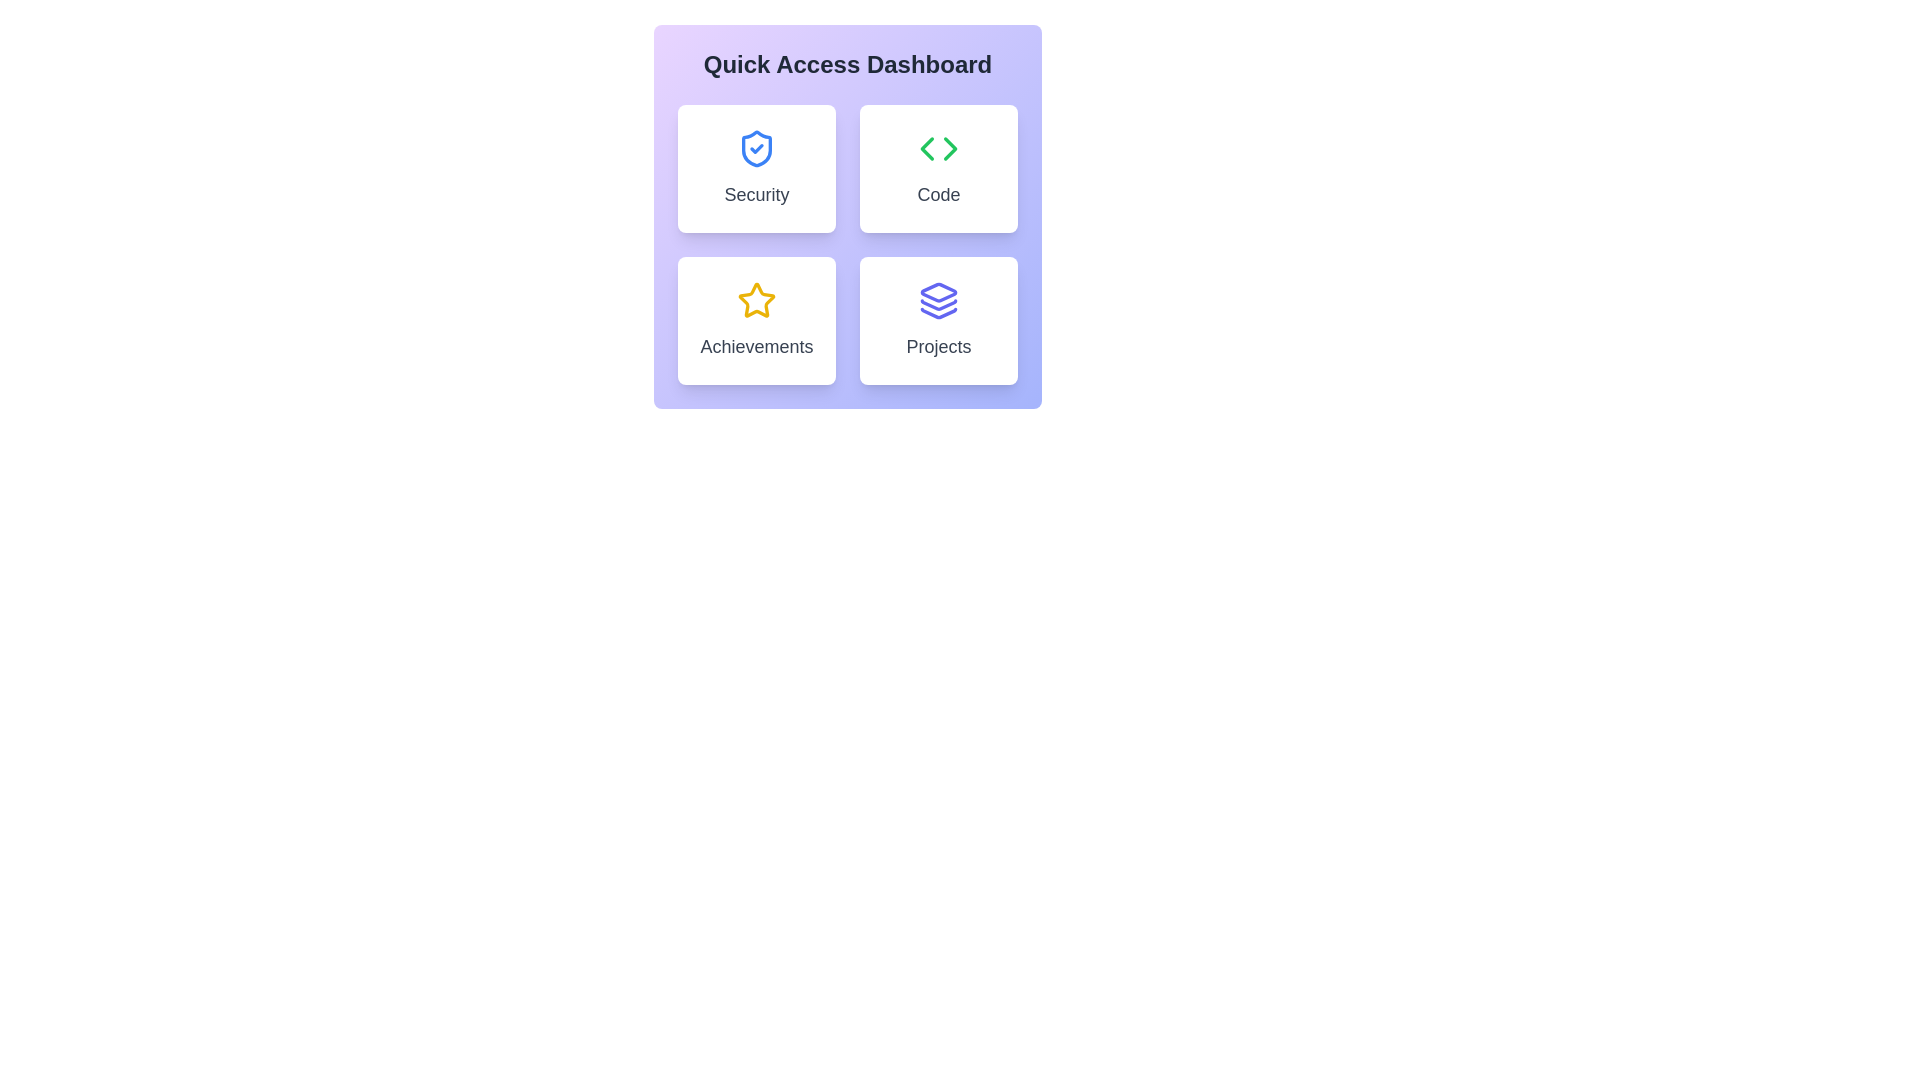  I want to click on the interactive card labeled 'Code' with a green code brackets icon located in the top-right position of the 'Quick Access Dashboard' for navigation, so click(938, 168).